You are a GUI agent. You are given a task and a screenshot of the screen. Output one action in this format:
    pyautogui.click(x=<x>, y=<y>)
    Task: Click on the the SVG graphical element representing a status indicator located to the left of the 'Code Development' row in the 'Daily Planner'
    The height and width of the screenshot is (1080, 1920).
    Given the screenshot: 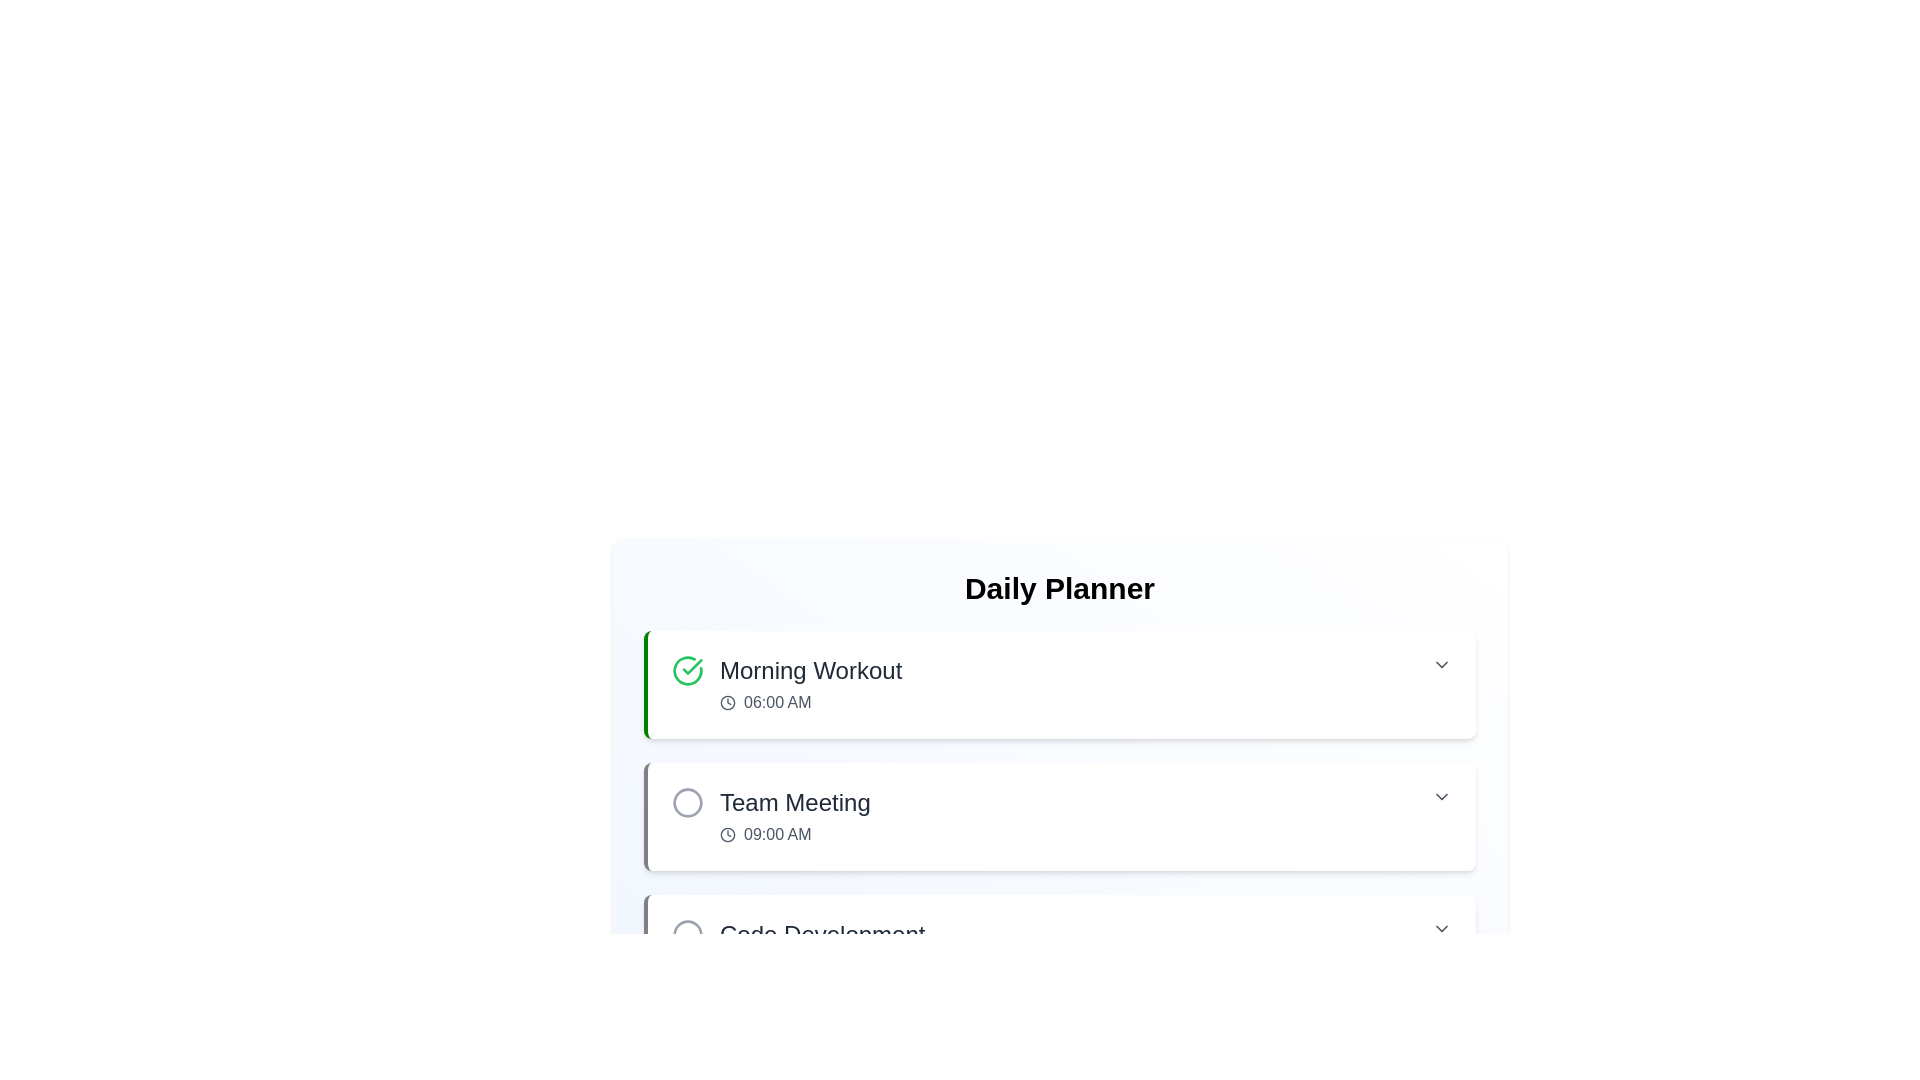 What is the action you would take?
    pyautogui.click(x=687, y=934)
    